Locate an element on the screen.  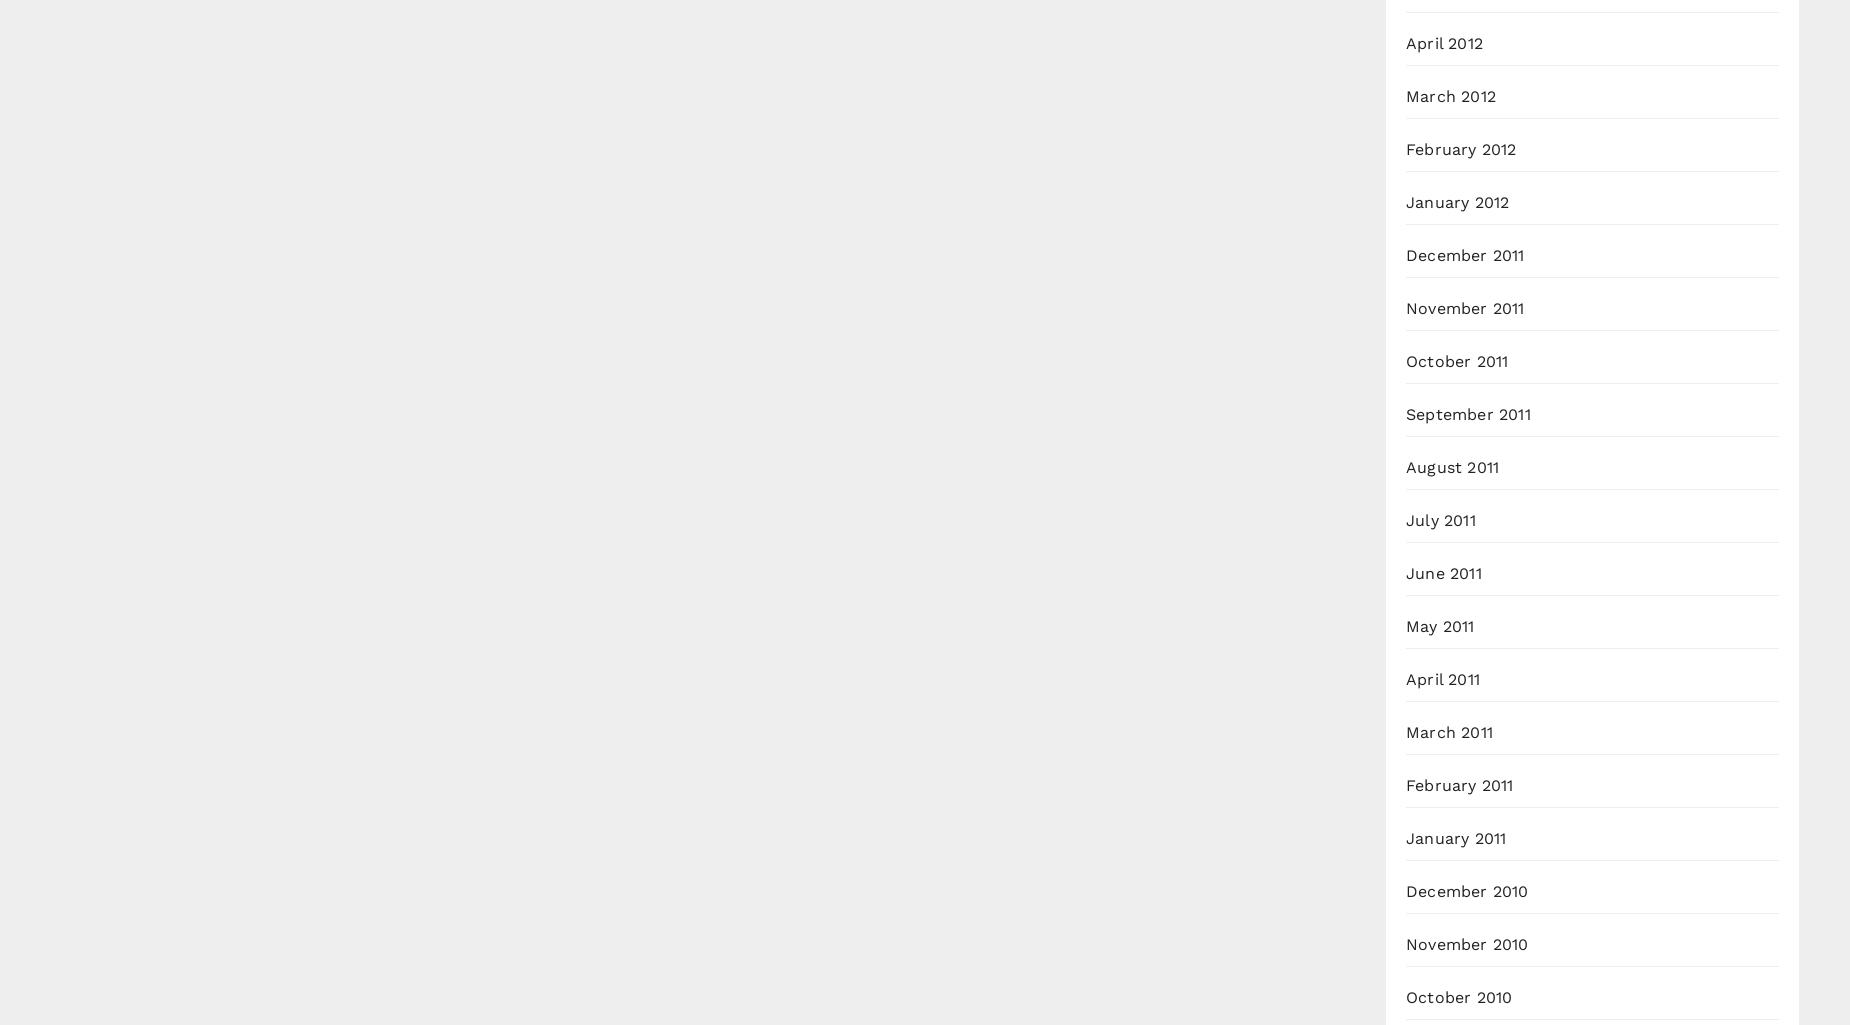
'April 2011' is located at coordinates (1443, 679).